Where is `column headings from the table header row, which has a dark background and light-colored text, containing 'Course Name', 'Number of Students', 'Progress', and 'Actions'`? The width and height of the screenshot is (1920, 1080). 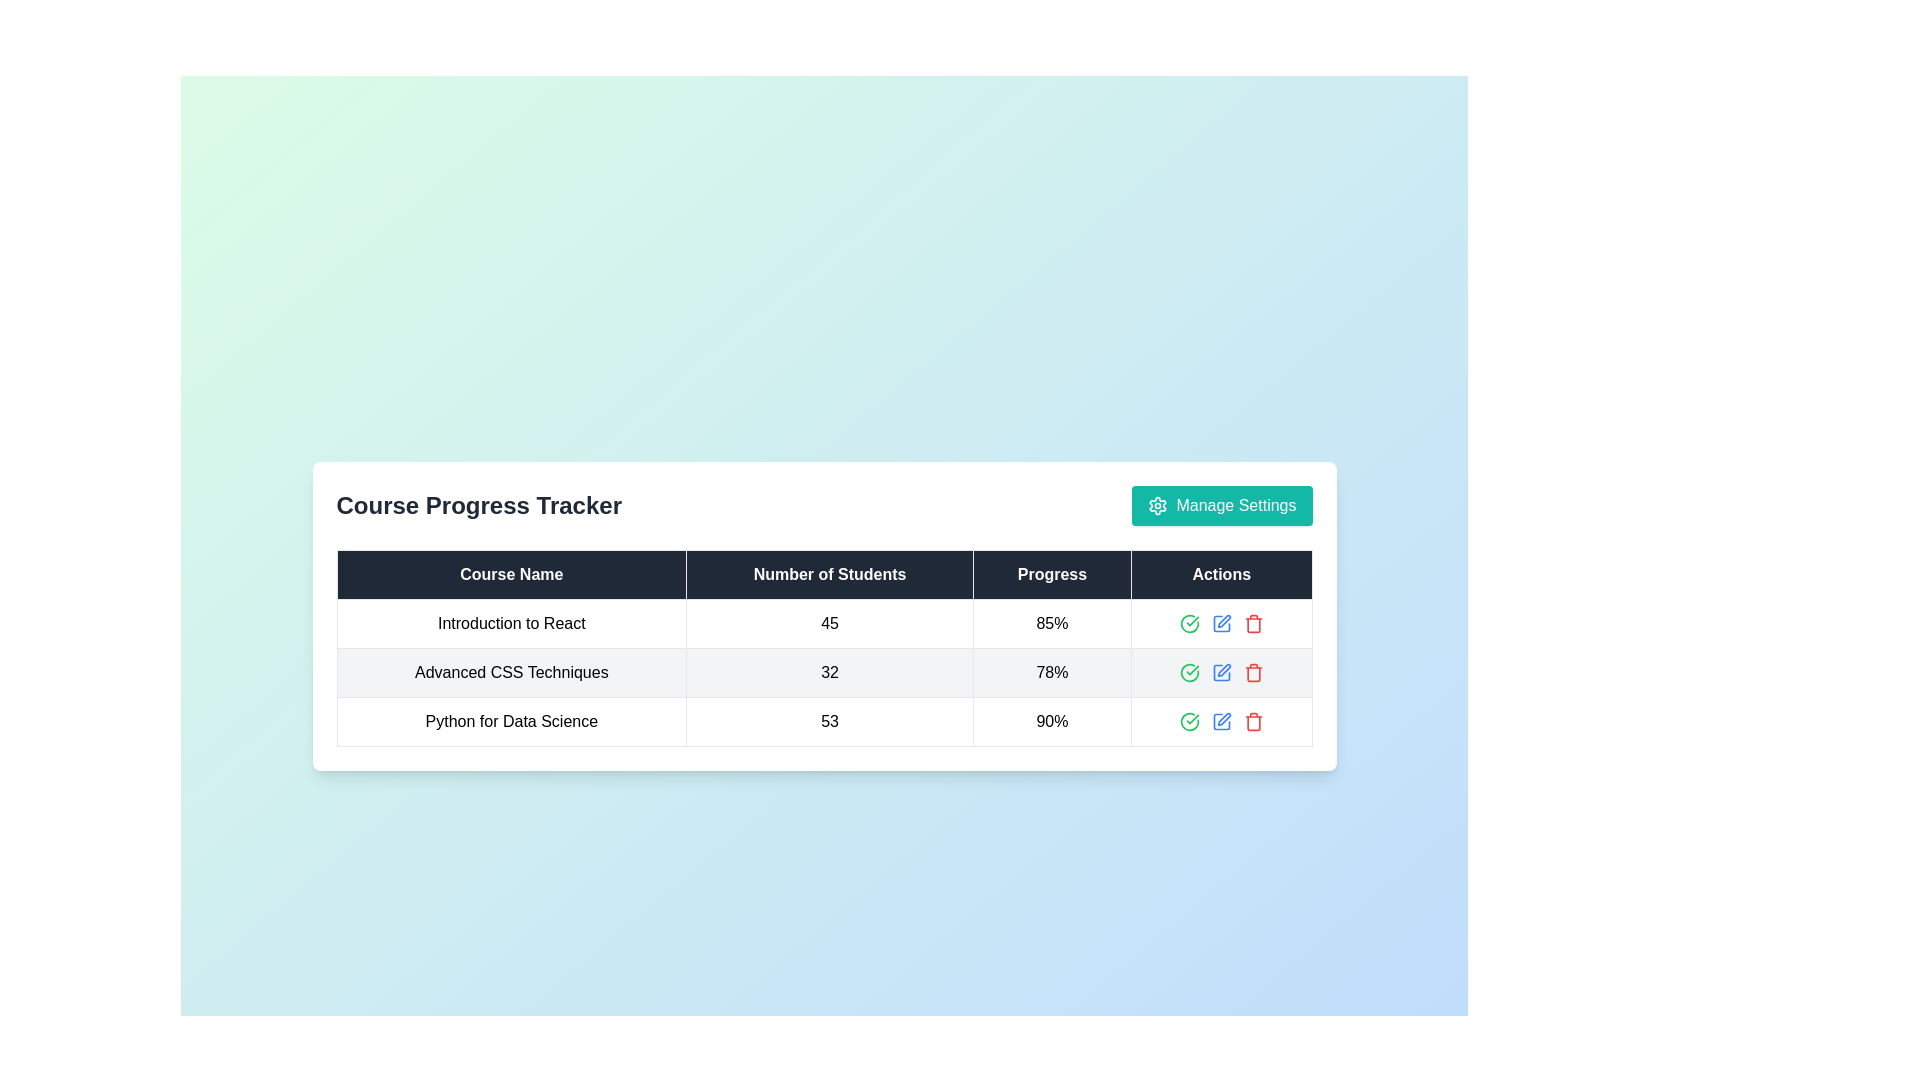
column headings from the table header row, which has a dark background and light-colored text, containing 'Course Name', 'Number of Students', 'Progress', and 'Actions' is located at coordinates (824, 574).